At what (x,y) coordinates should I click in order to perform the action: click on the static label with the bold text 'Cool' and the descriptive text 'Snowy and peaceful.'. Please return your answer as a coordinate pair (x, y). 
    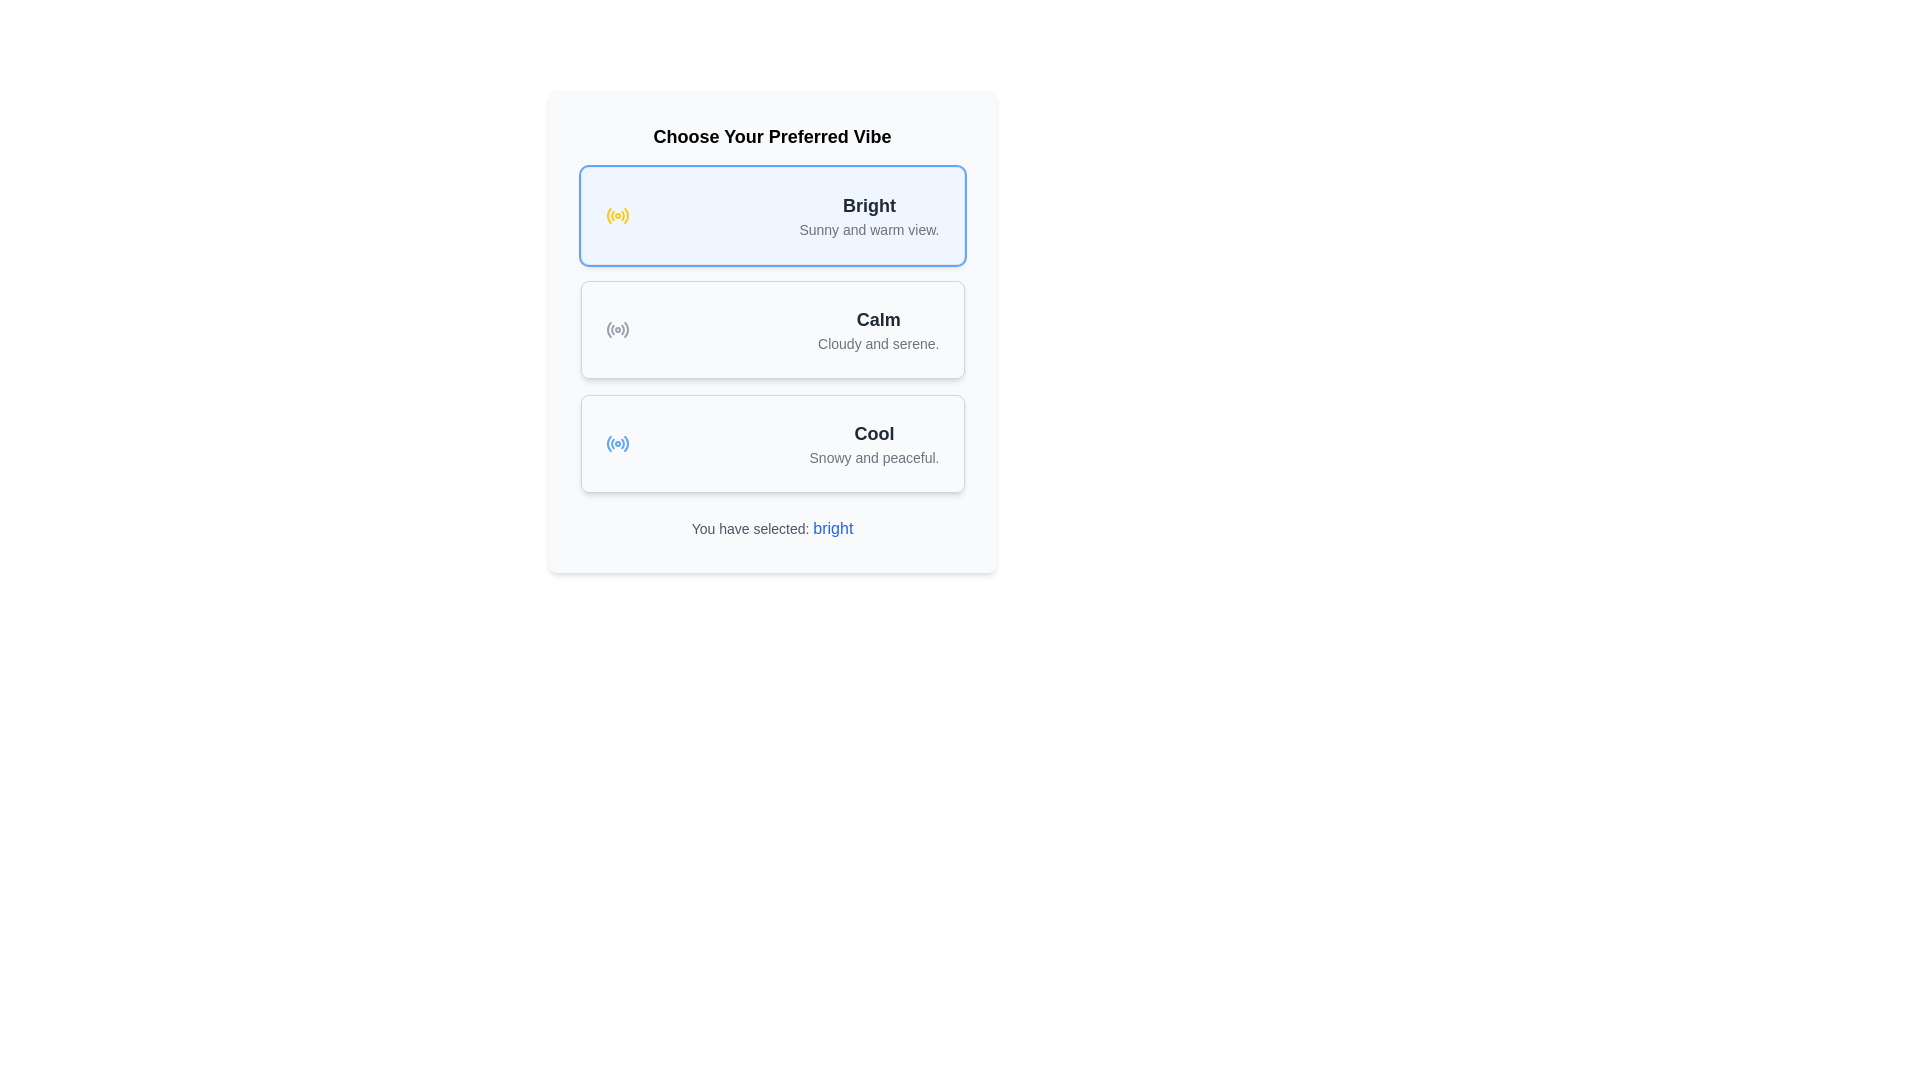
    Looking at the image, I should click on (874, 442).